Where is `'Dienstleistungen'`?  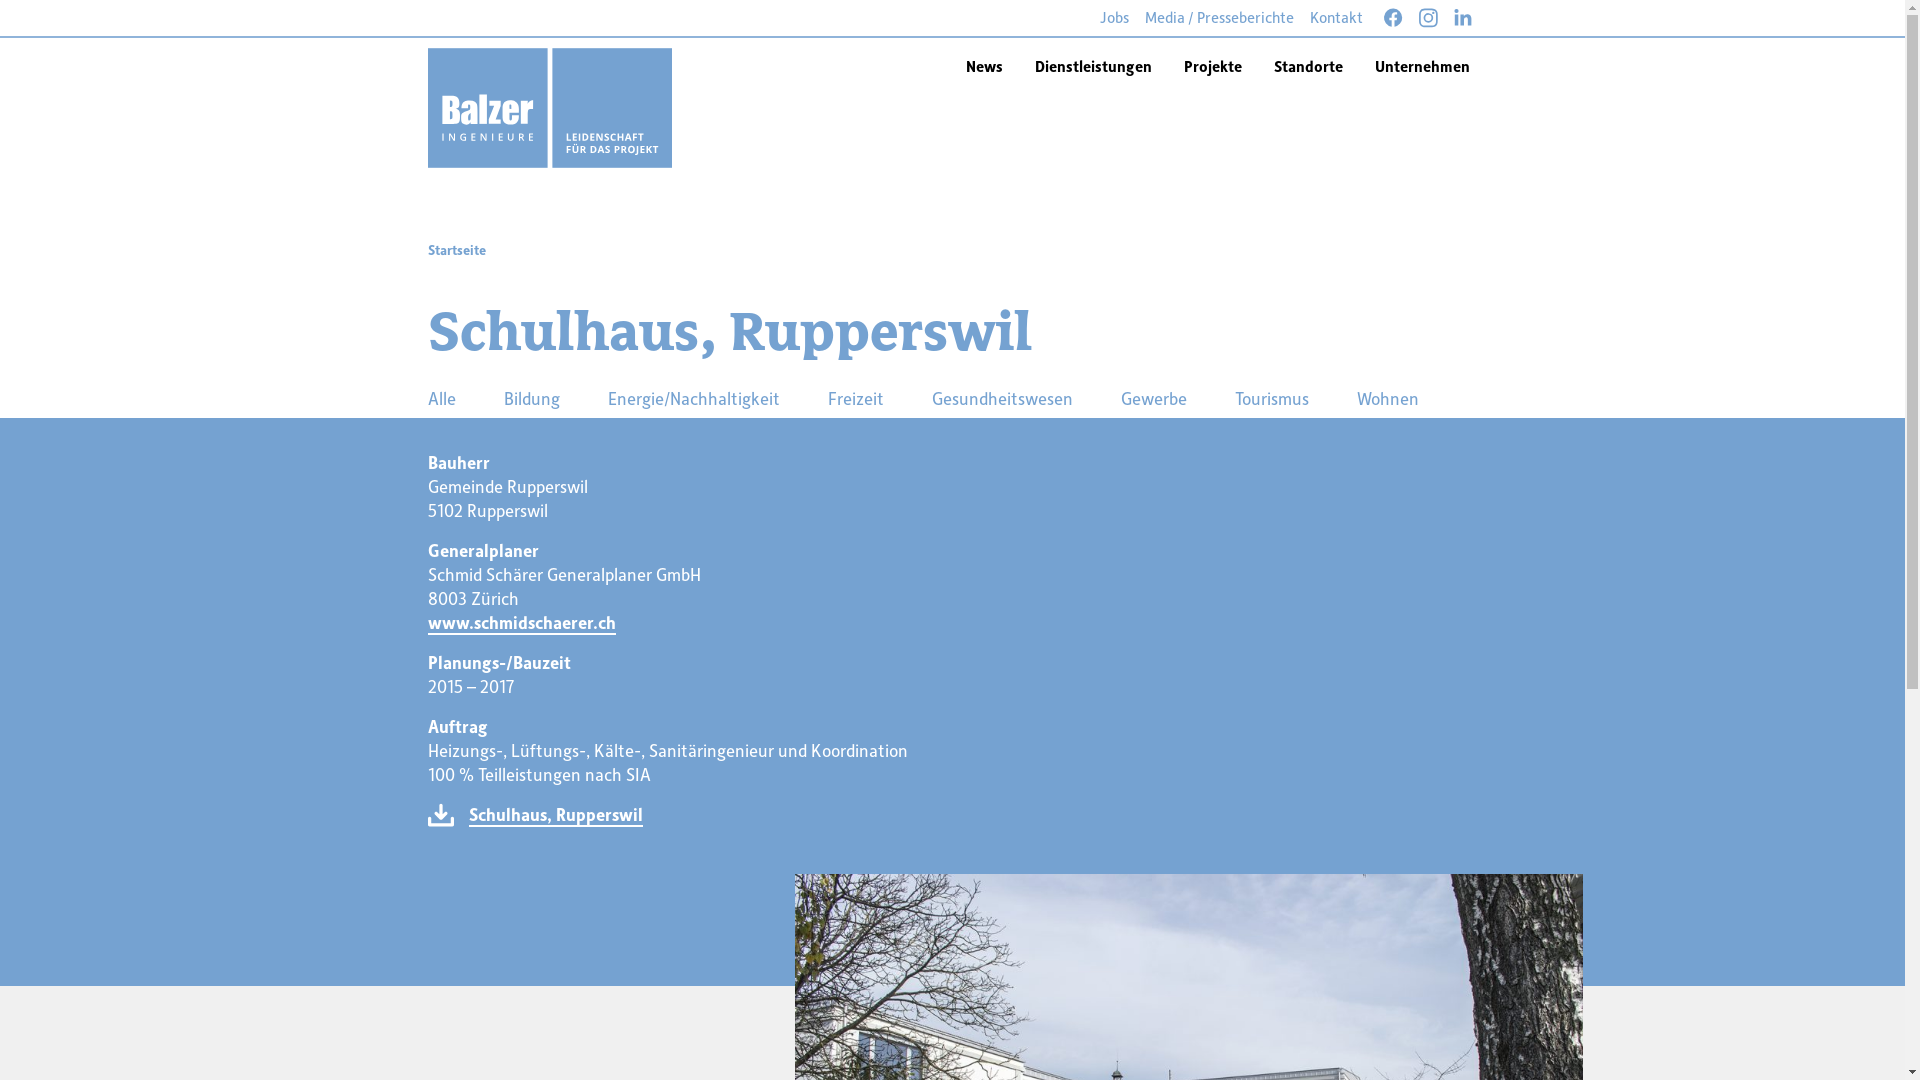
'Dienstleistungen' is located at coordinates (1091, 63).